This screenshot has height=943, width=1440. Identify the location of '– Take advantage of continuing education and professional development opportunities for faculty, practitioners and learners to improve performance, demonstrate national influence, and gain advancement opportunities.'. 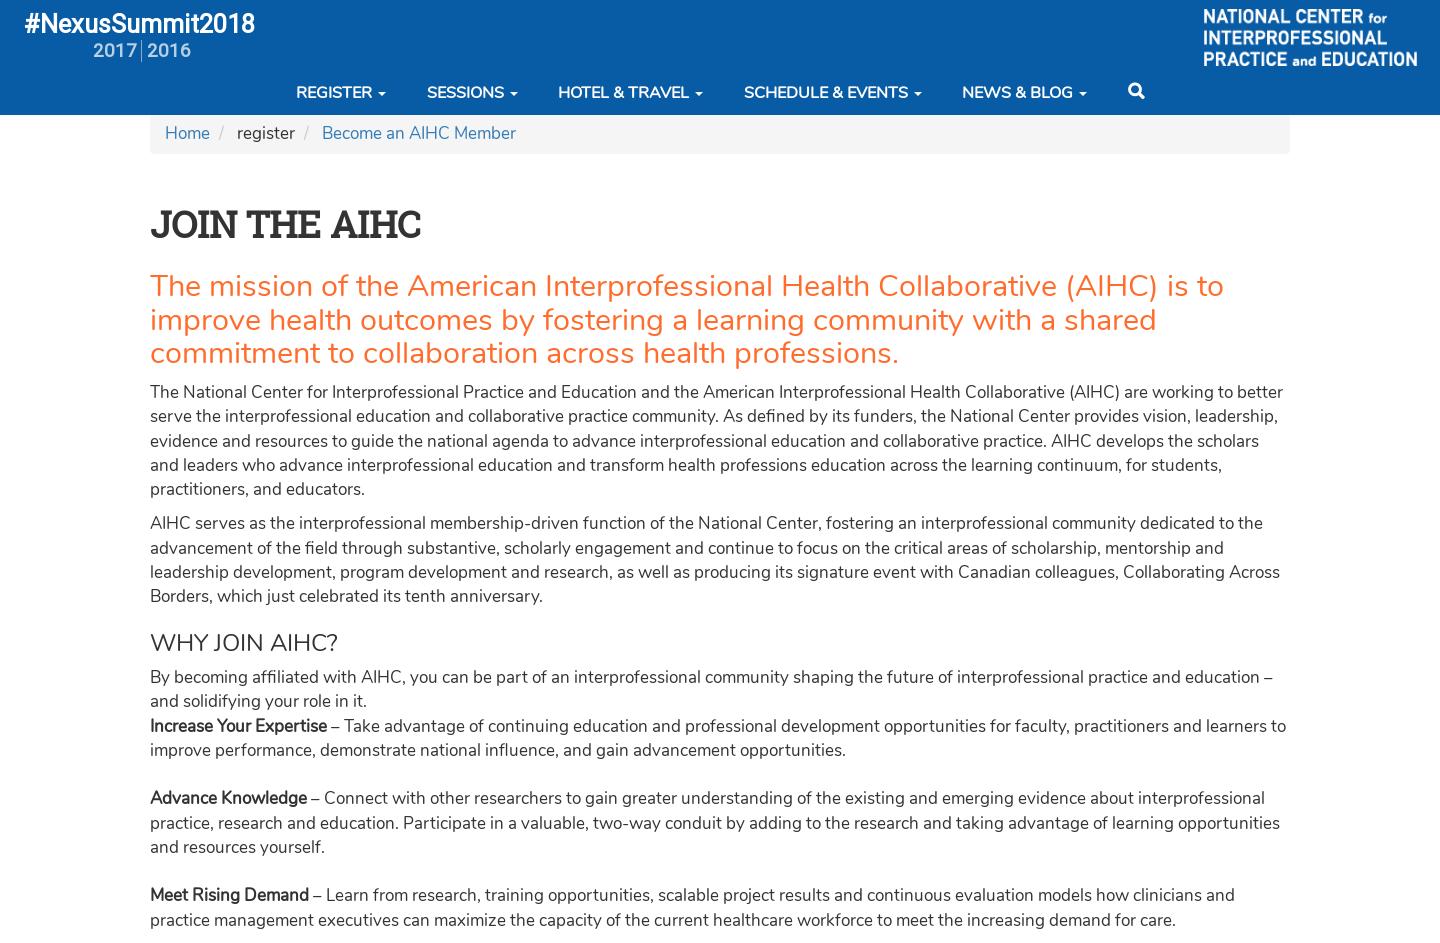
(149, 737).